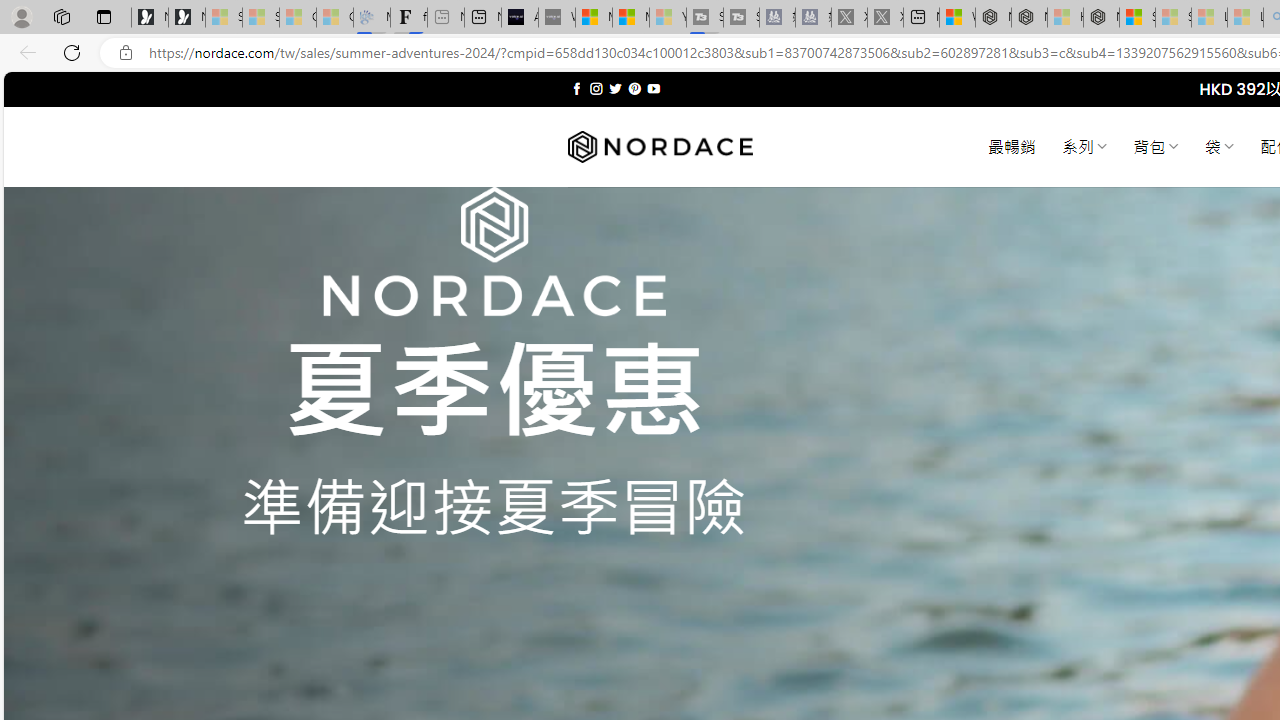  Describe the element at coordinates (614, 88) in the screenshot. I see `'Follow on Twitter'` at that location.